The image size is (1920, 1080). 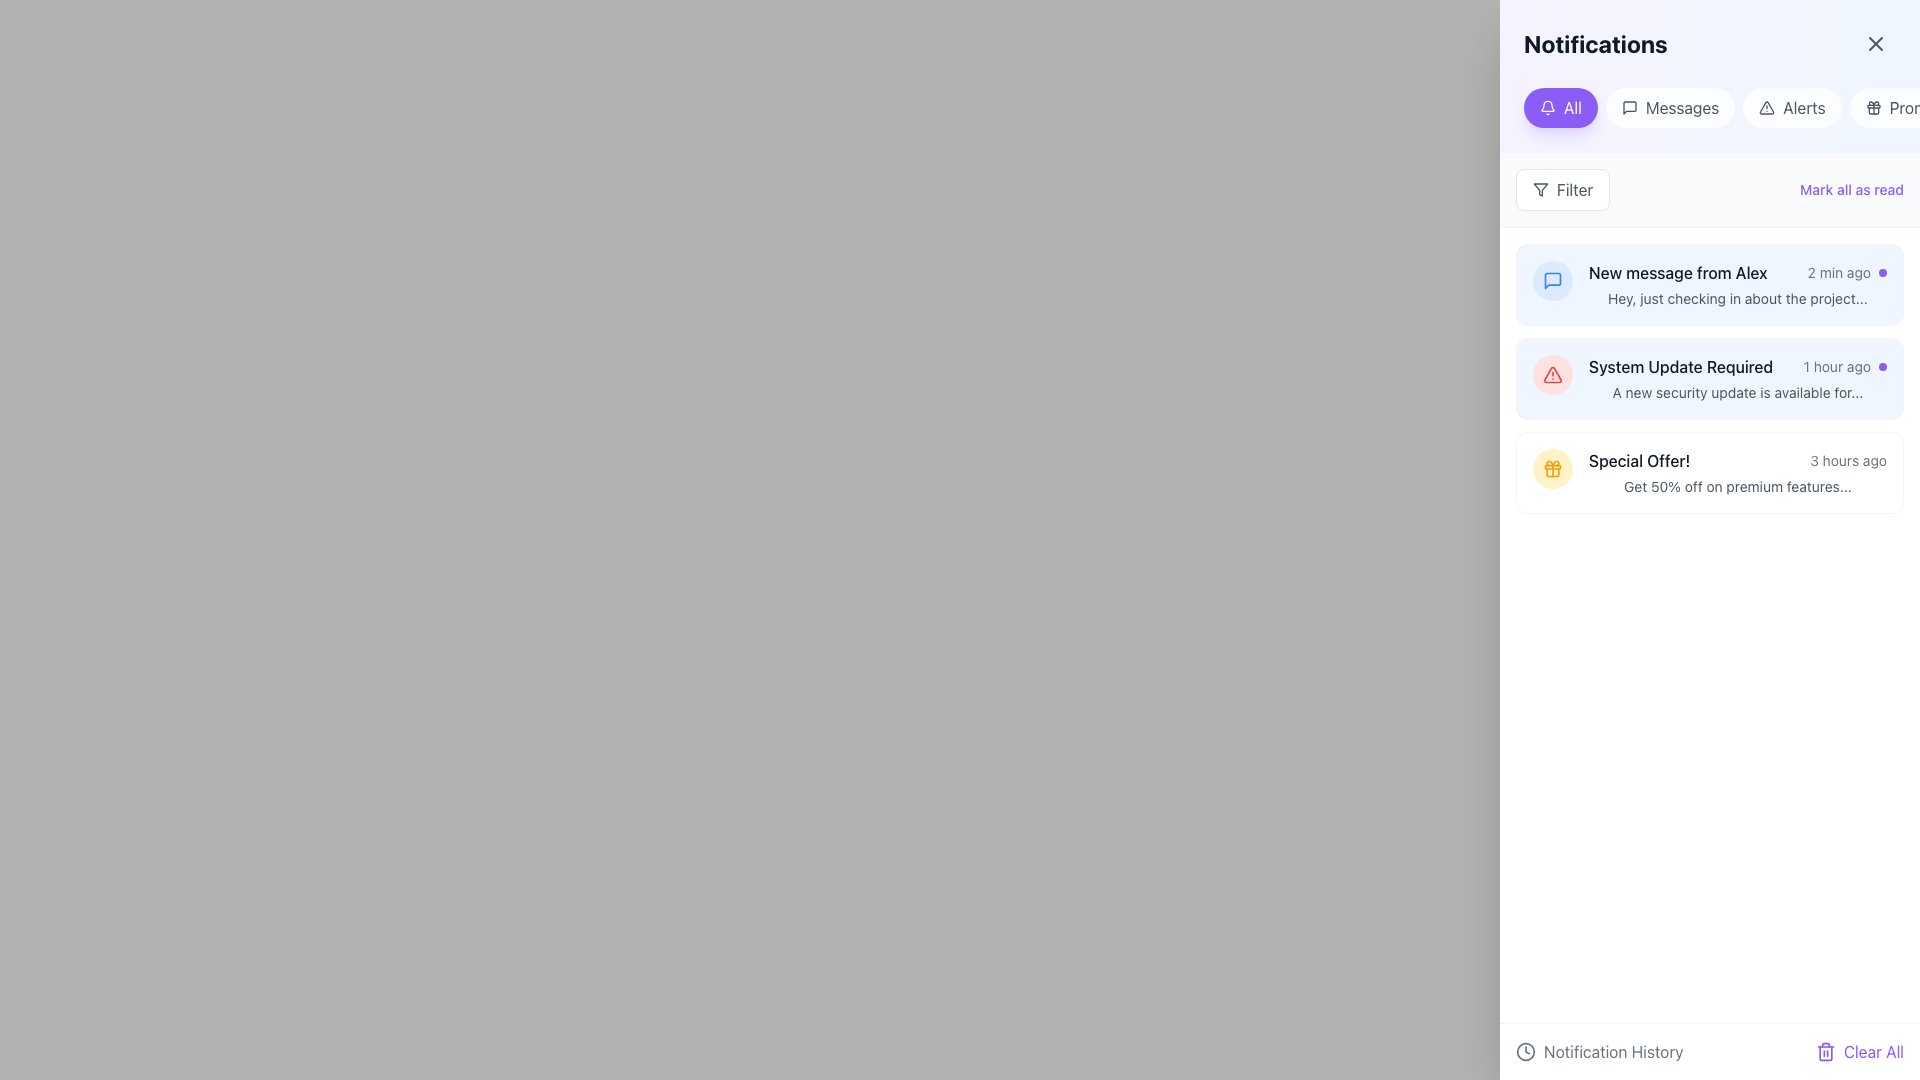 What do you see at coordinates (1870, 378) in the screenshot?
I see `the circular button with three vertically aligned dots in the top-right corner of the 'System Update Required' notification card` at bounding box center [1870, 378].